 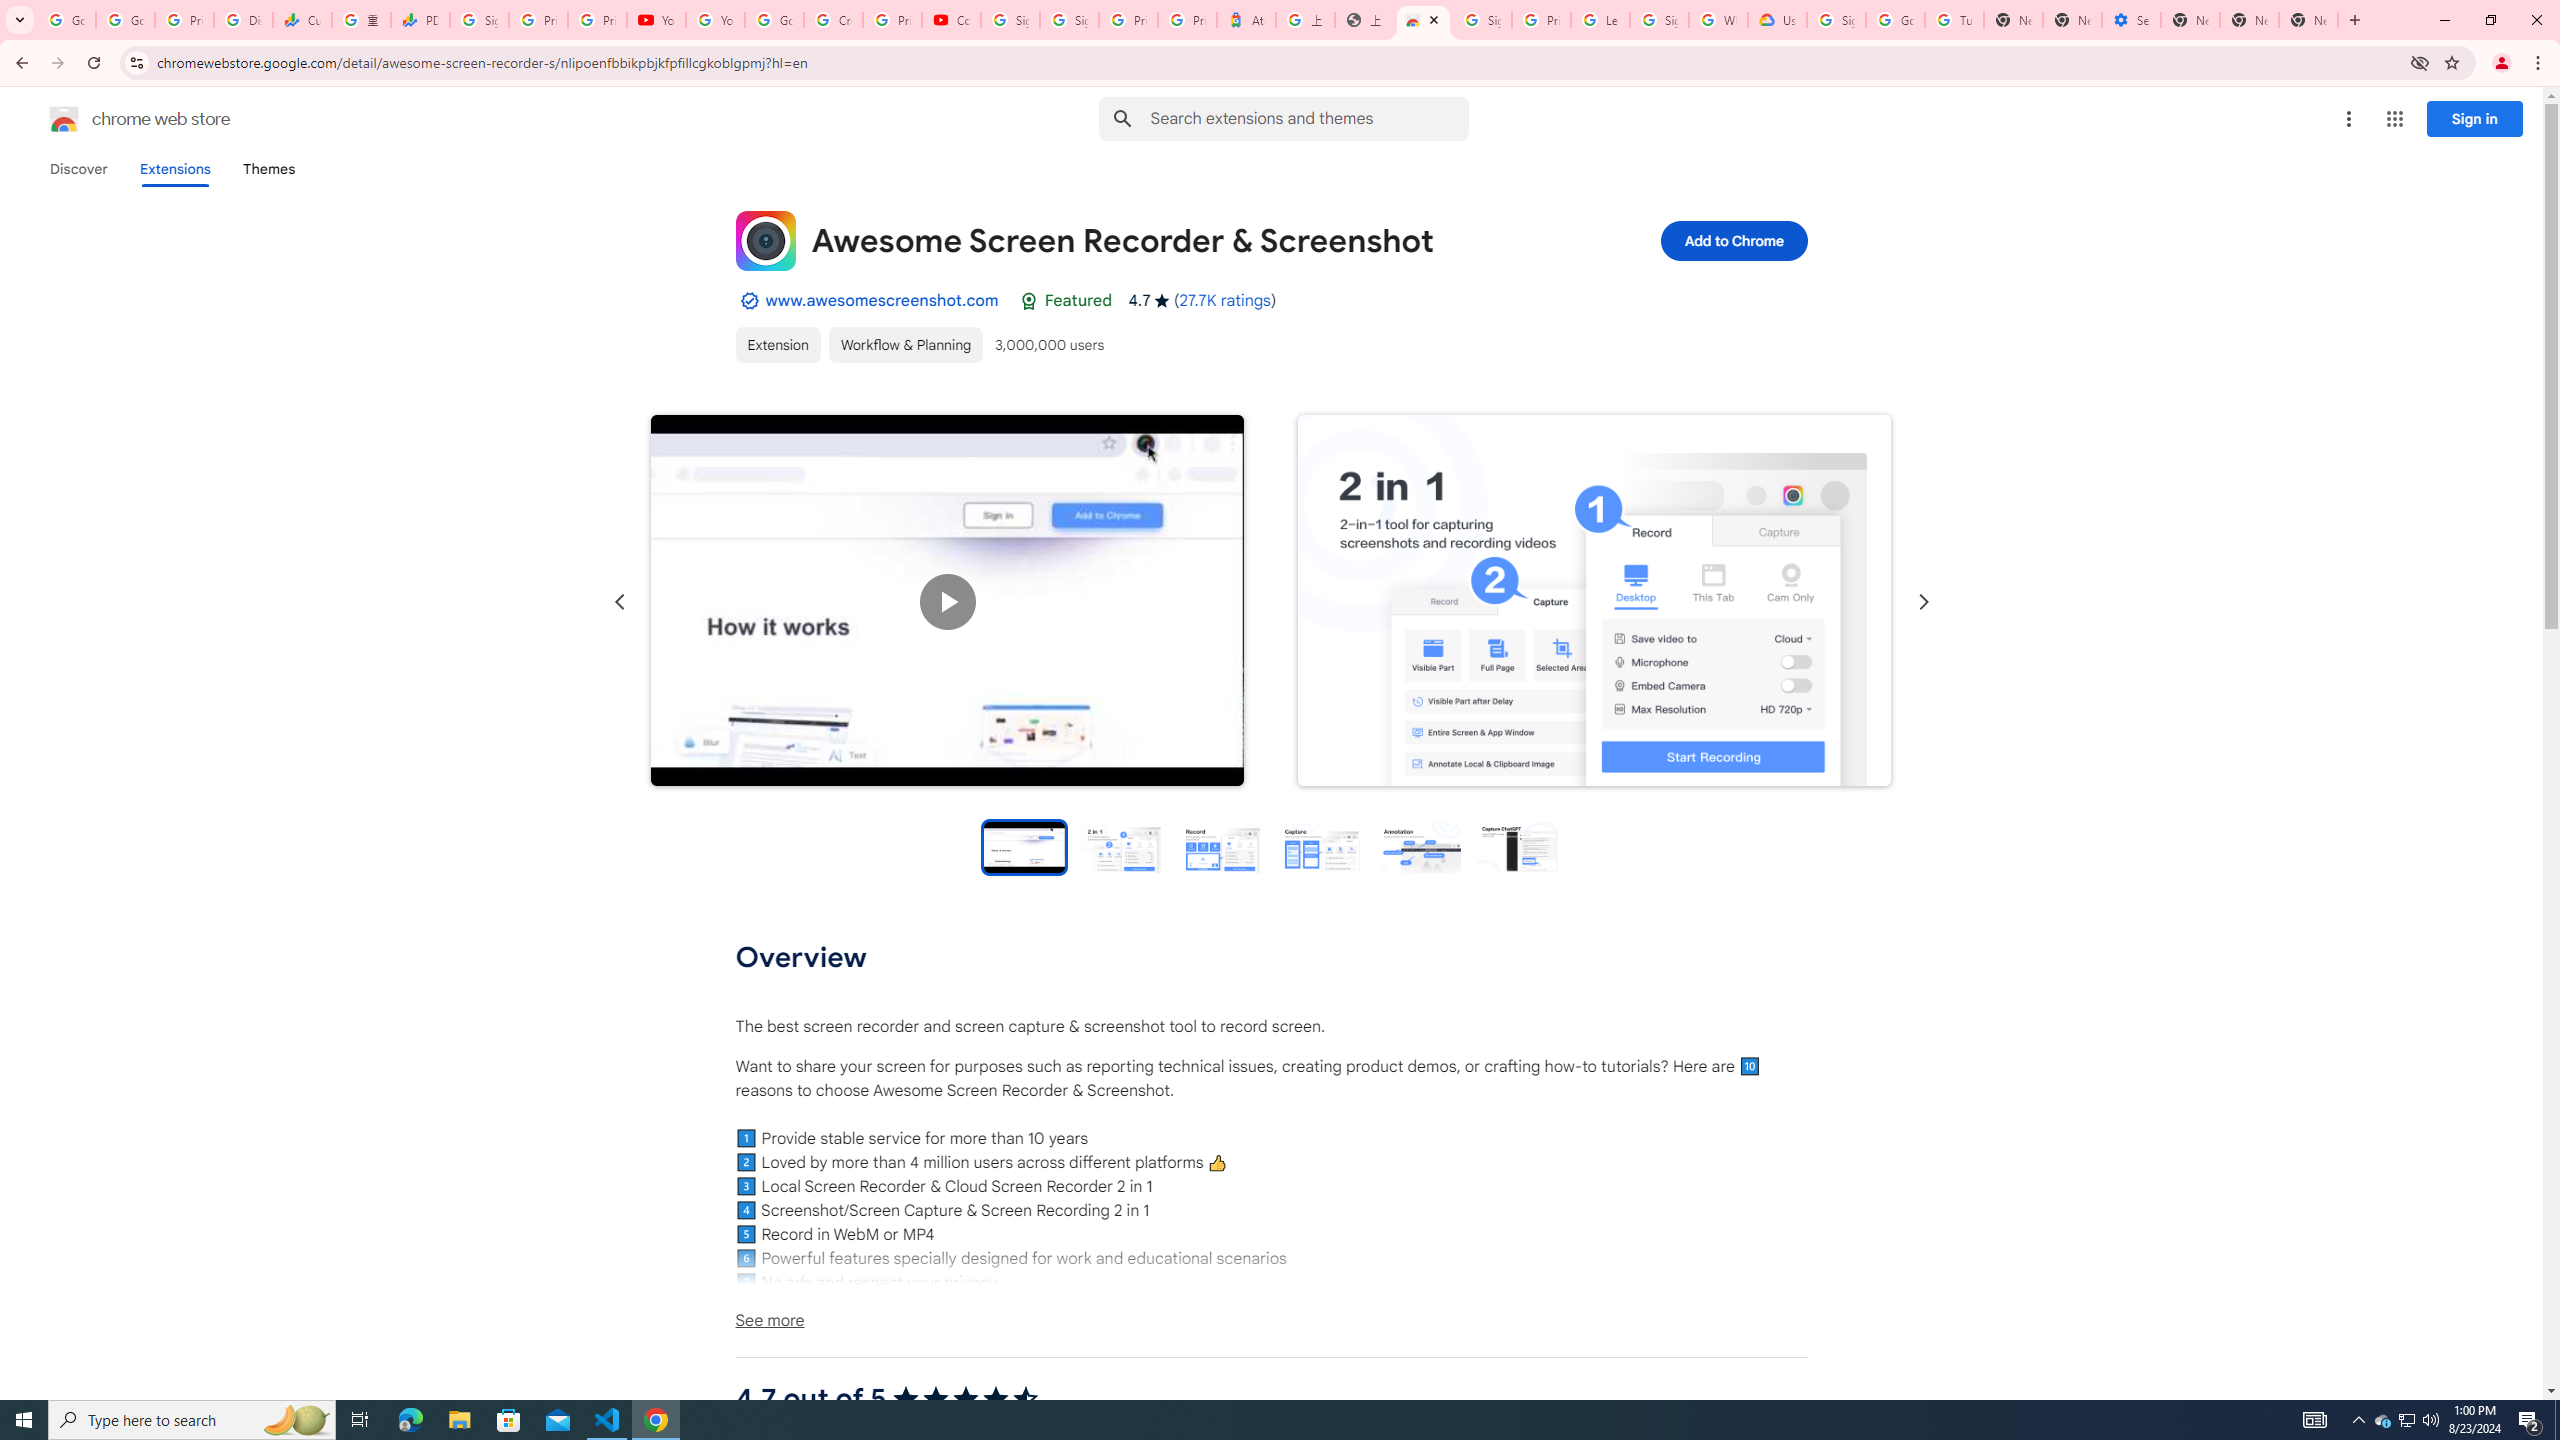 What do you see at coordinates (951, 19) in the screenshot?
I see `'Content Creator Programs & Opportunities - YouTube Creators'` at bounding box center [951, 19].